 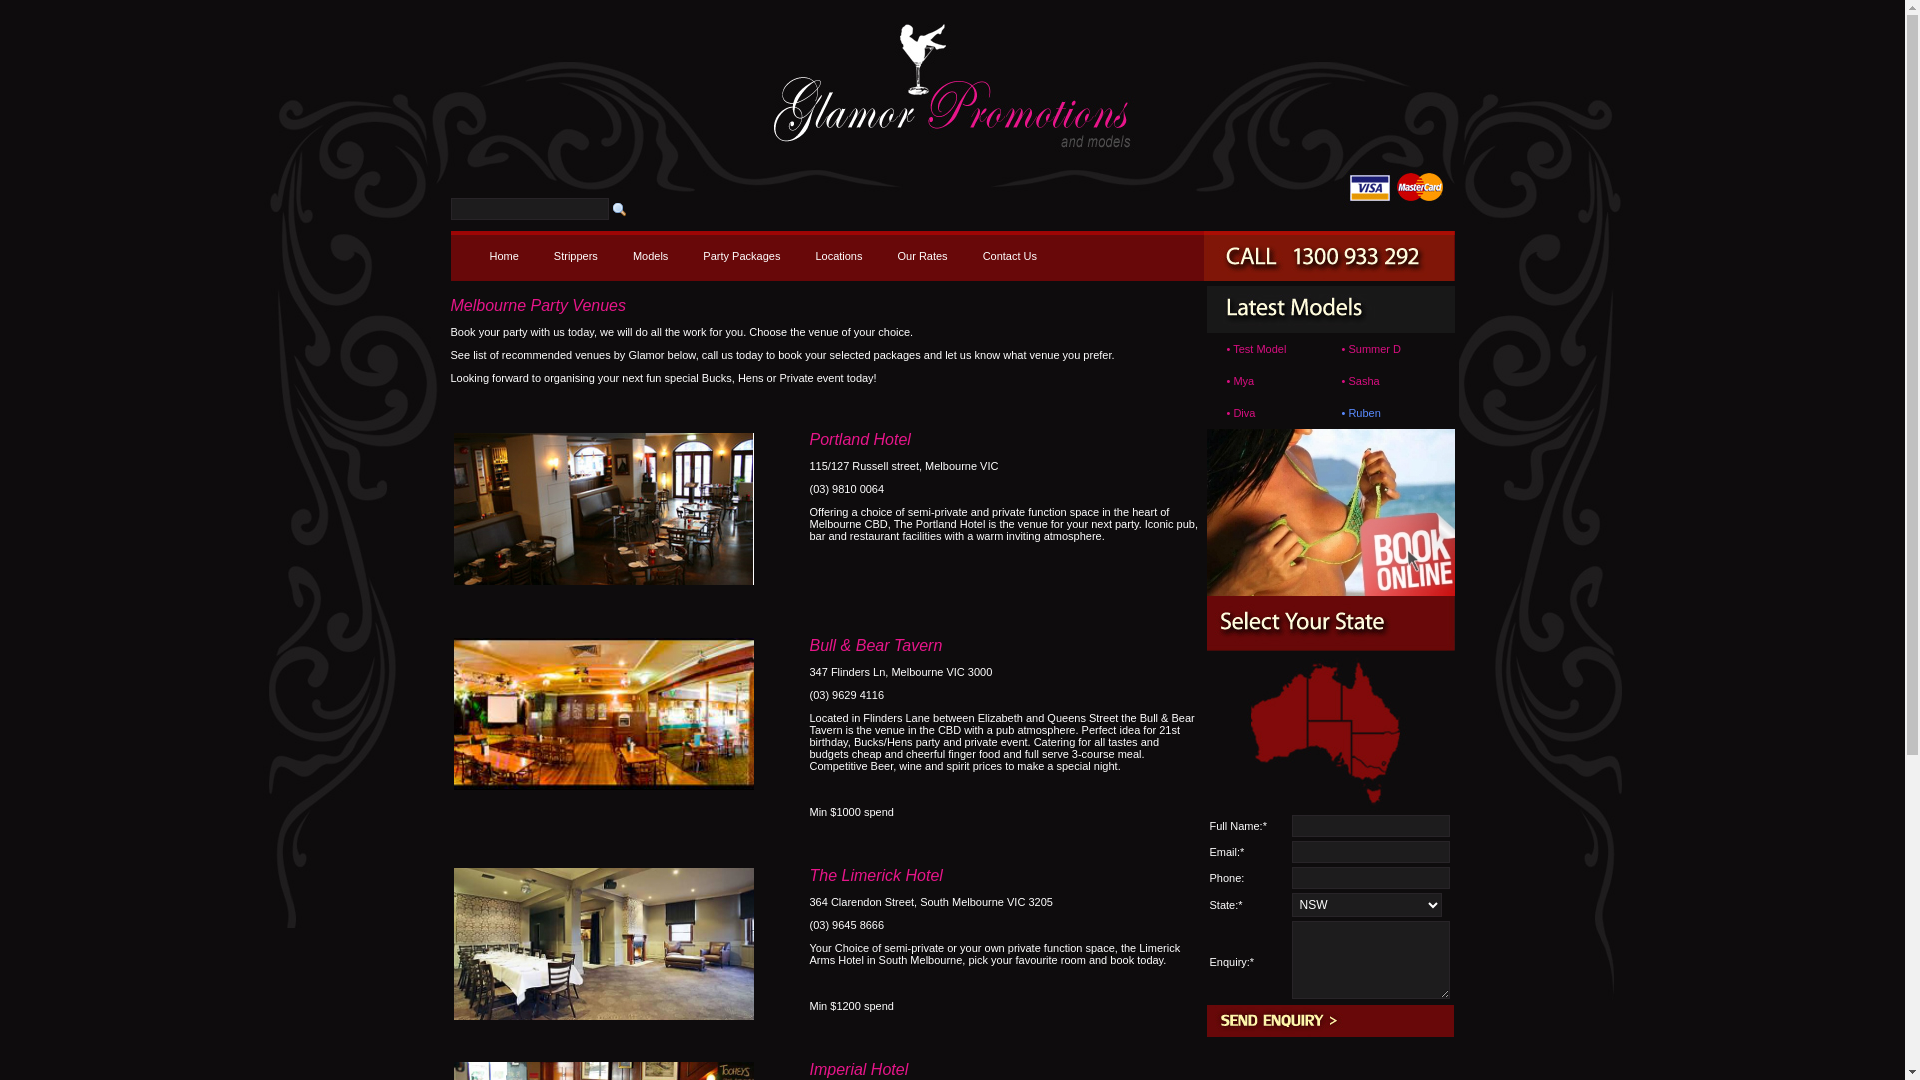 I want to click on 'Party Packages', so click(x=740, y=254).